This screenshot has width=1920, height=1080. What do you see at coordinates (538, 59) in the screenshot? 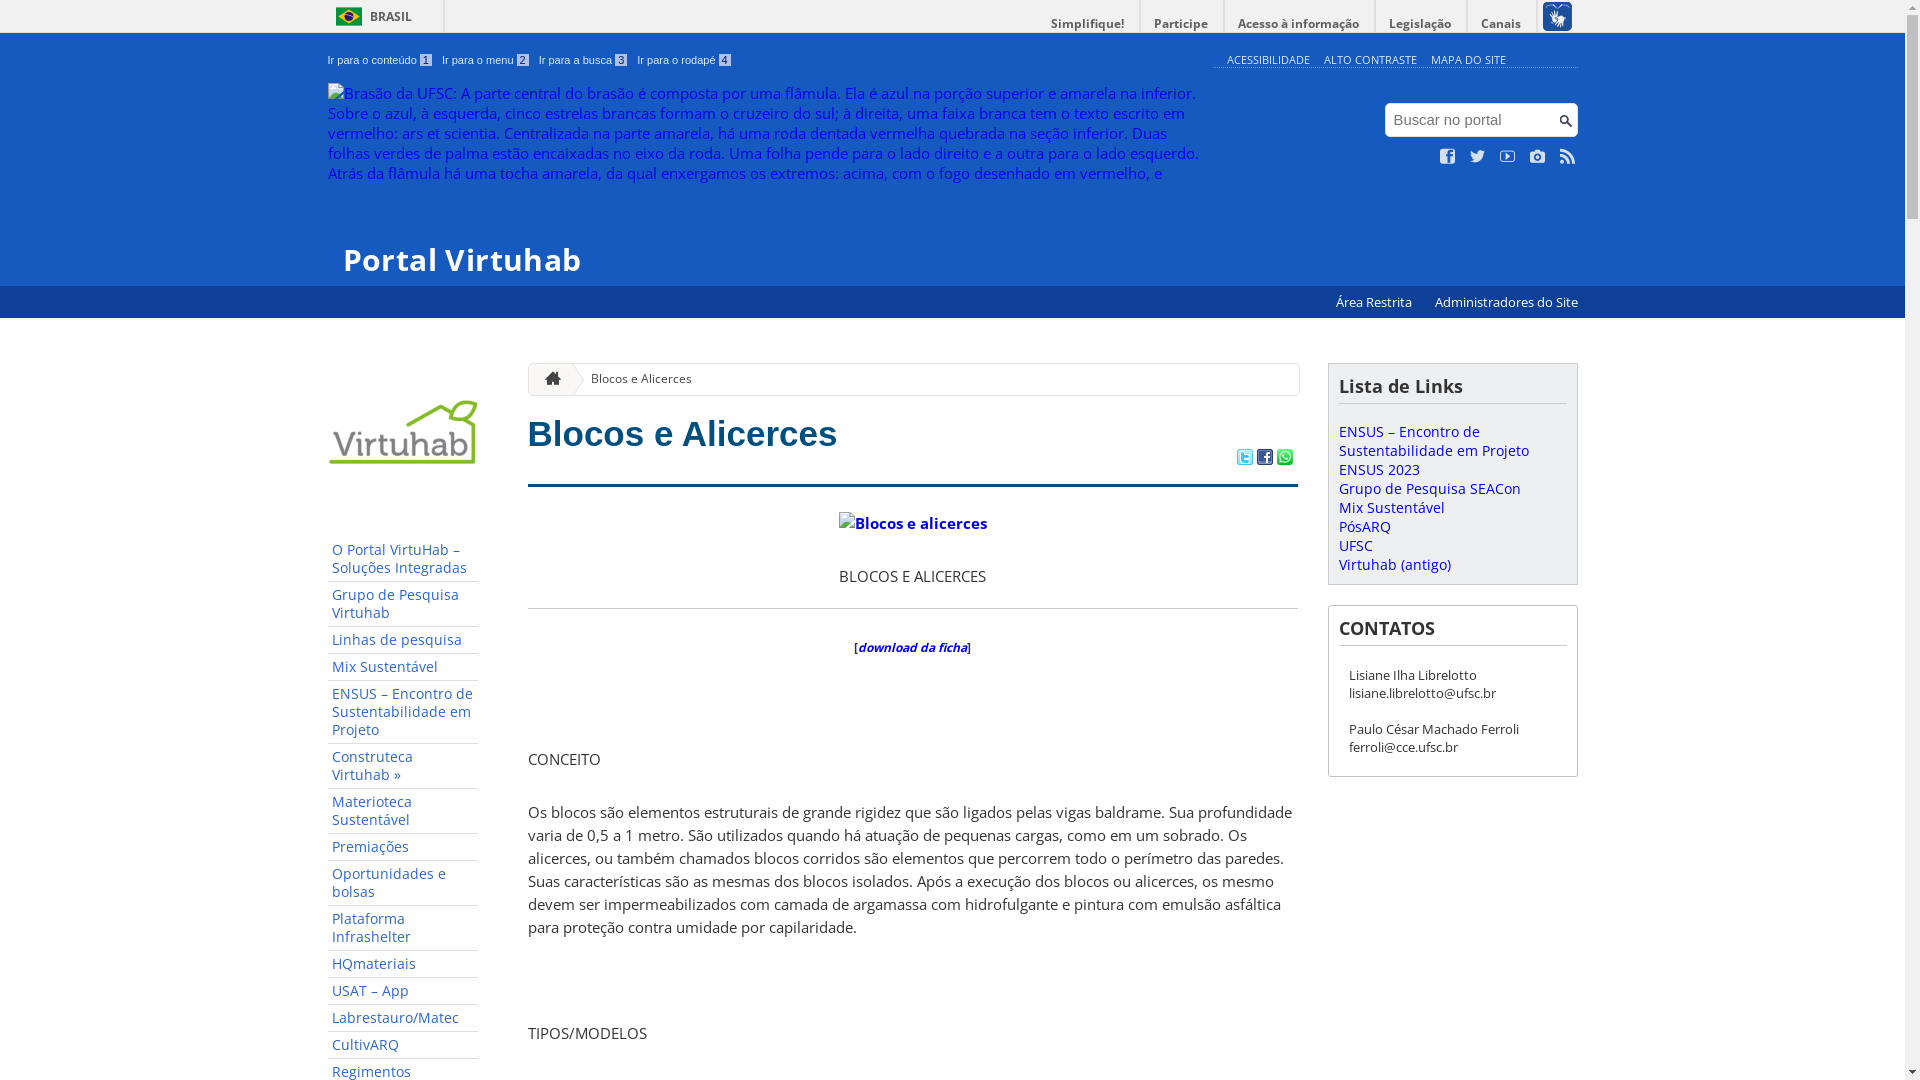
I see `'Ir para a busca 3'` at bounding box center [538, 59].